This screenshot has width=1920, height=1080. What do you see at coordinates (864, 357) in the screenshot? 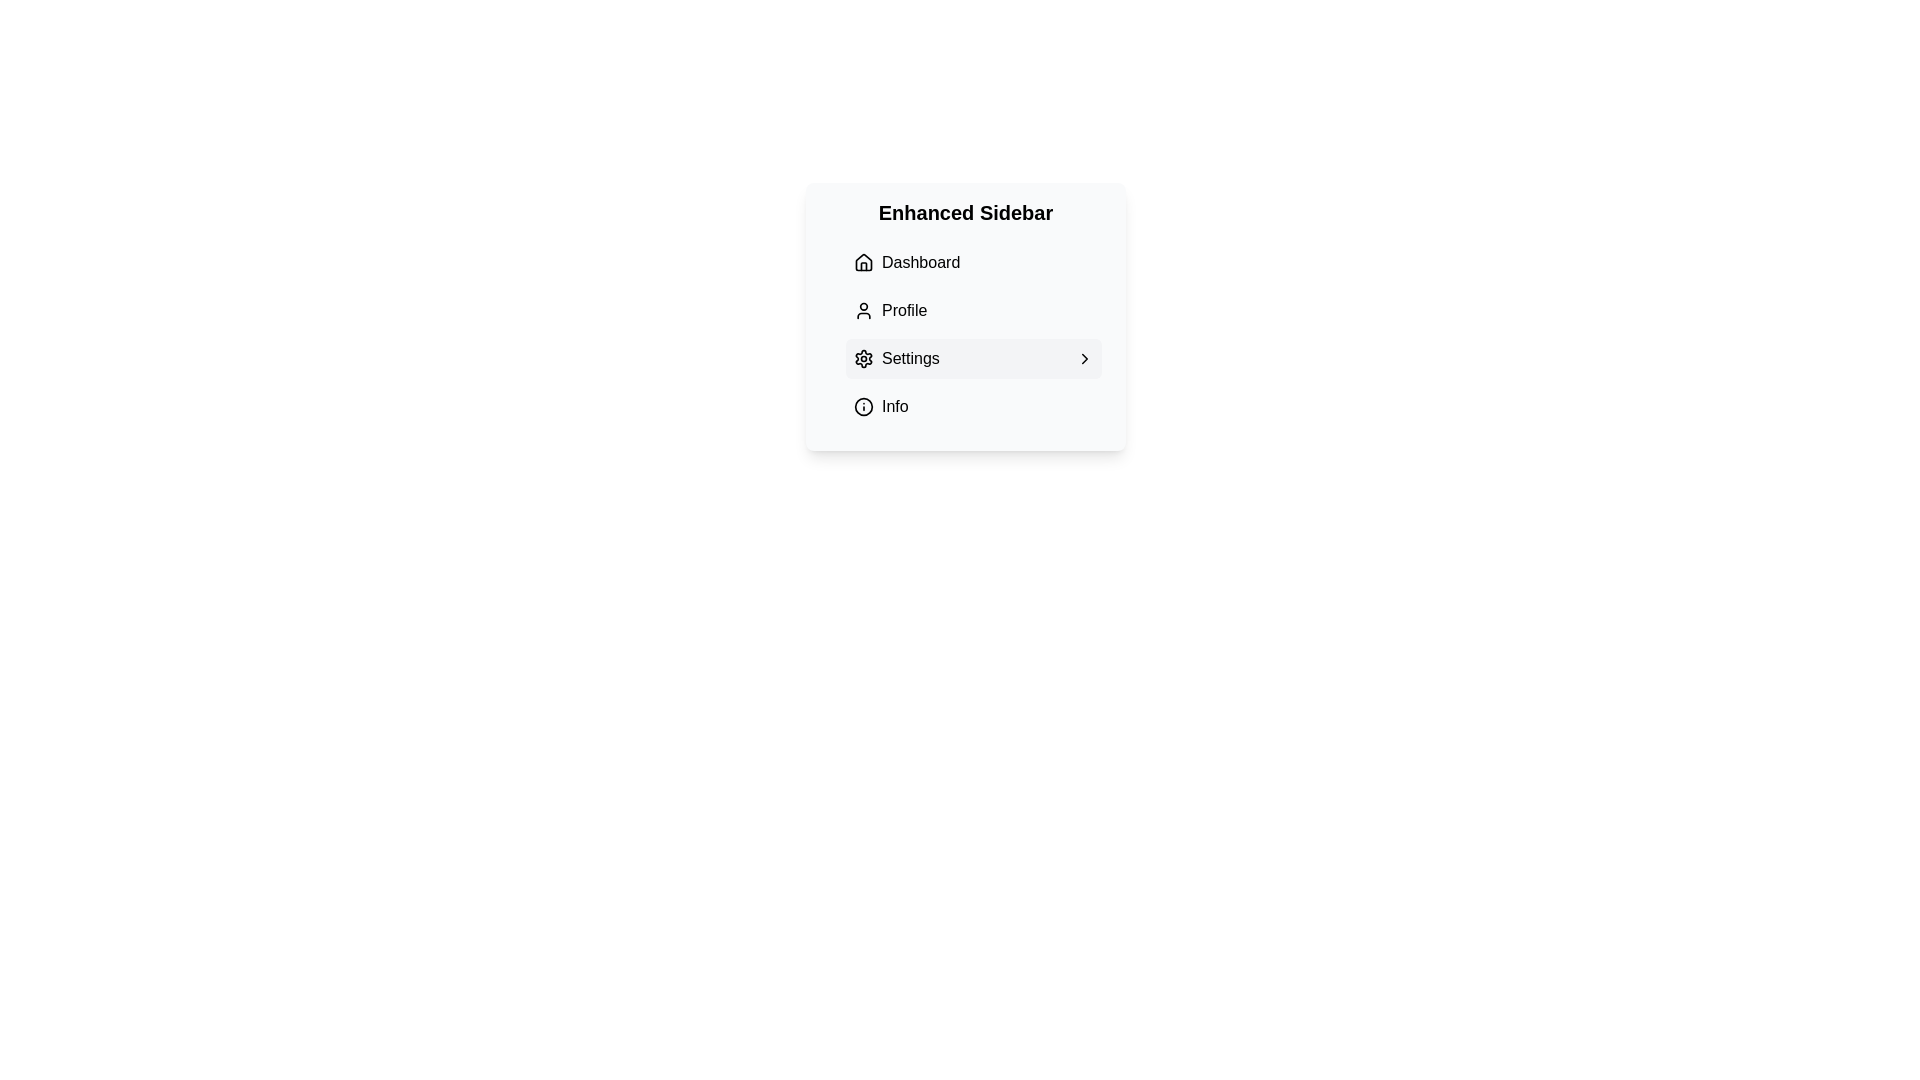
I see `the cogwheel icon symbolizing 'Settings', which is located to the left of the 'Settings' label in the sidebar` at bounding box center [864, 357].